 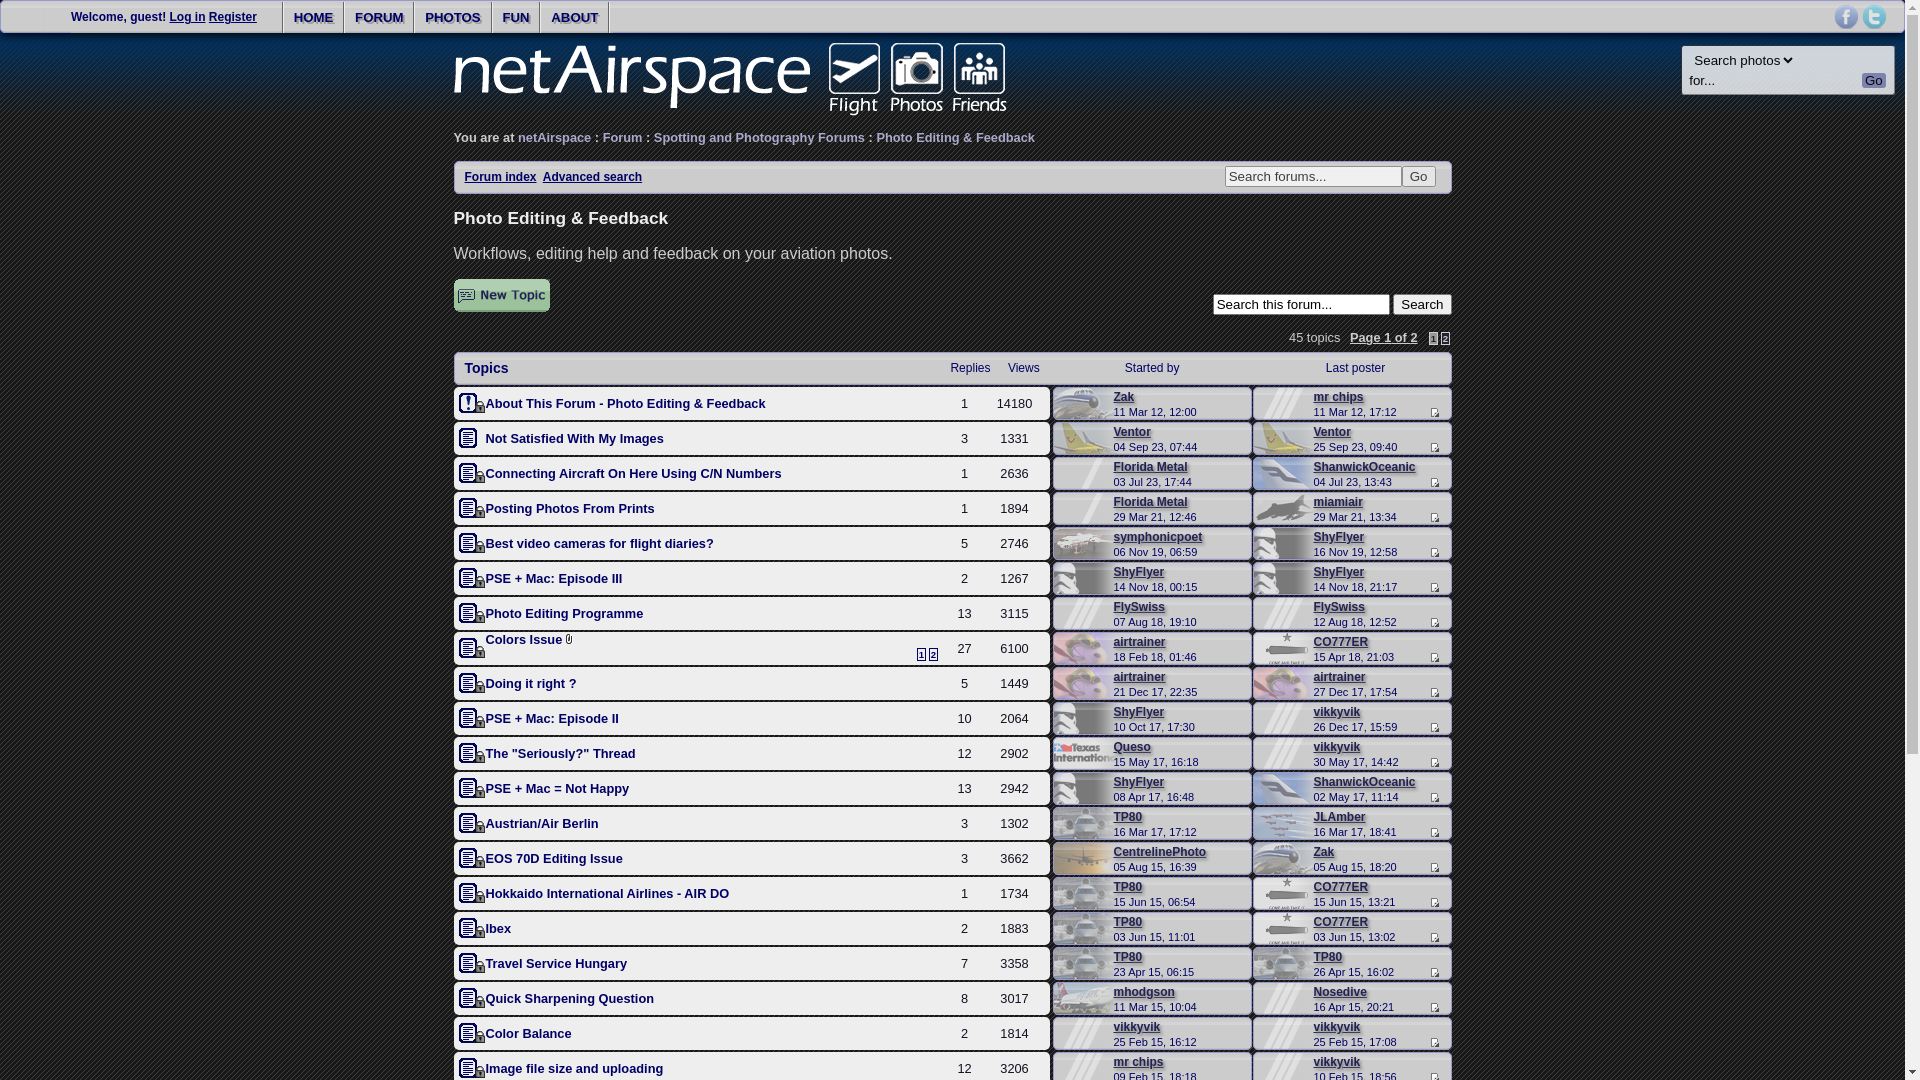 What do you see at coordinates (554, 857) in the screenshot?
I see `'EOS 70D Editing Issue'` at bounding box center [554, 857].